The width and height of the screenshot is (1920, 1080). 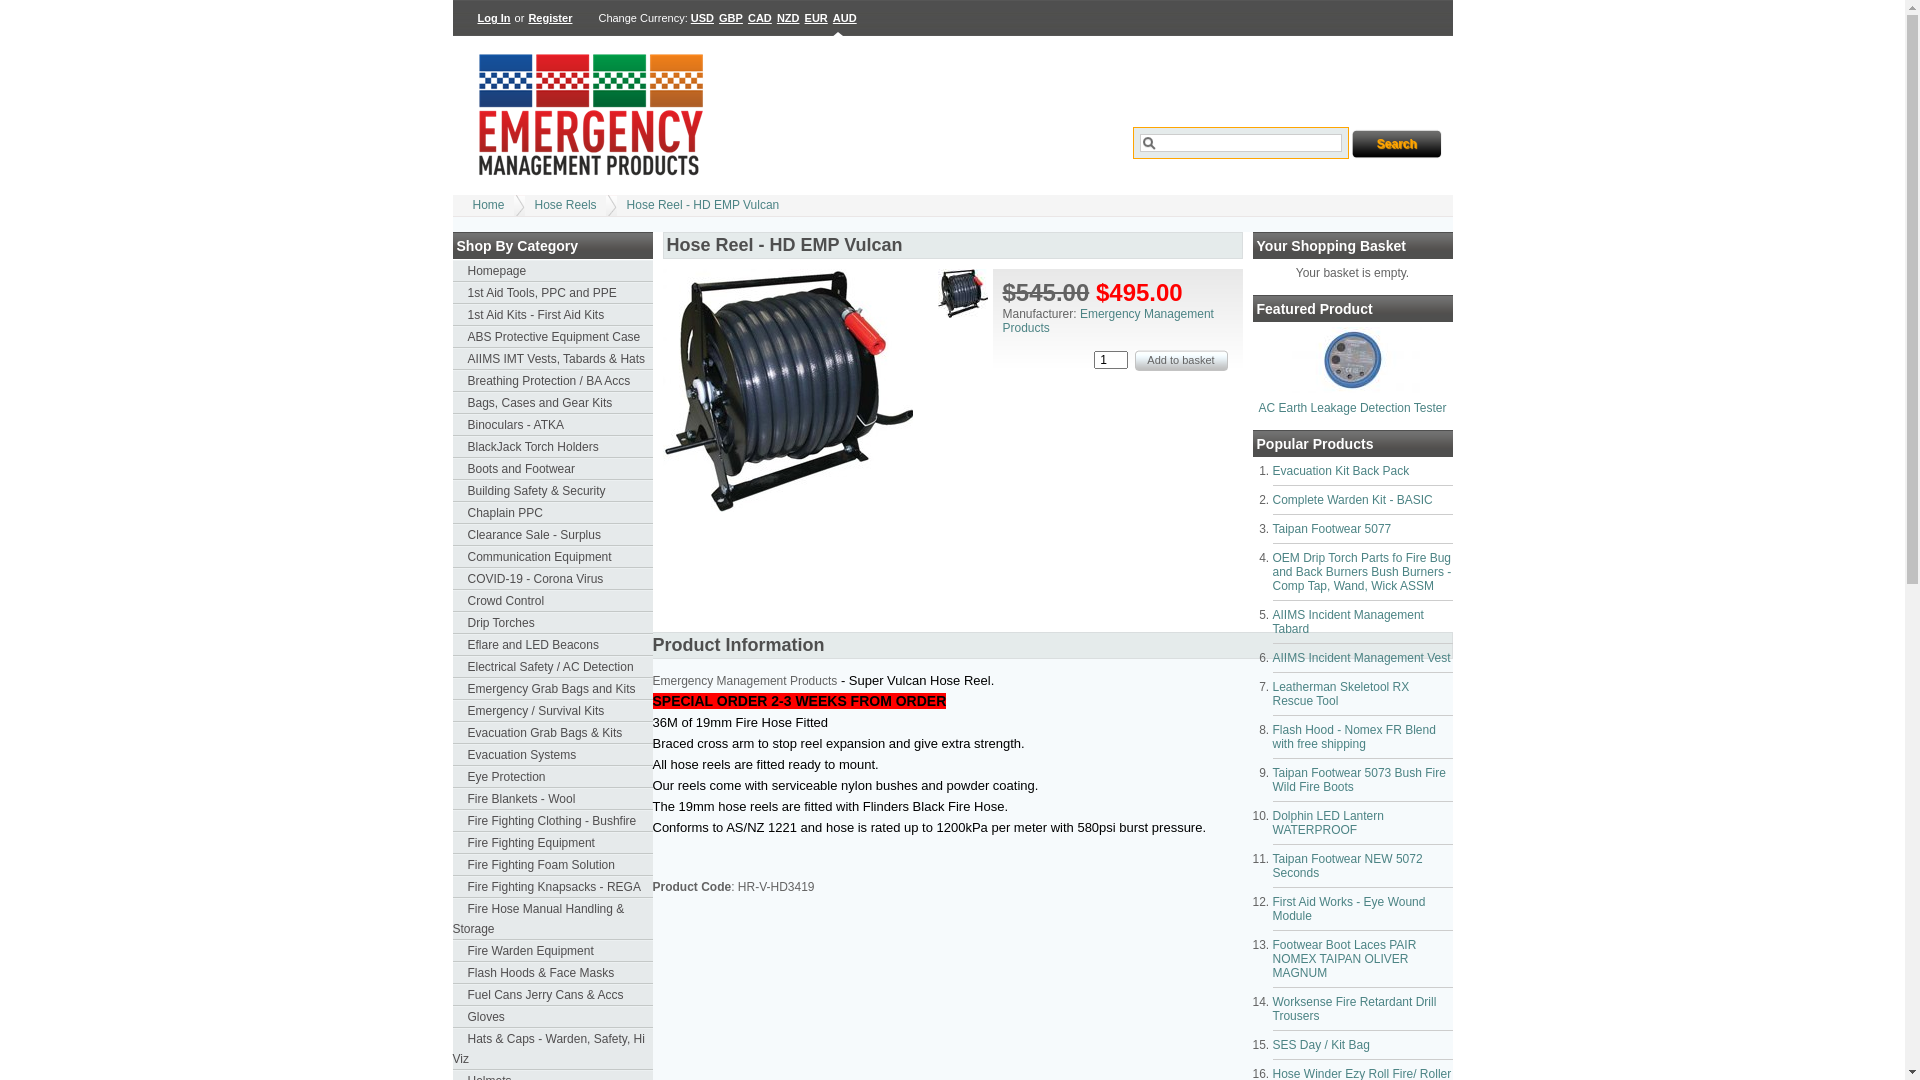 I want to click on 'Flash Hoods & Face Masks', so click(x=552, y=971).